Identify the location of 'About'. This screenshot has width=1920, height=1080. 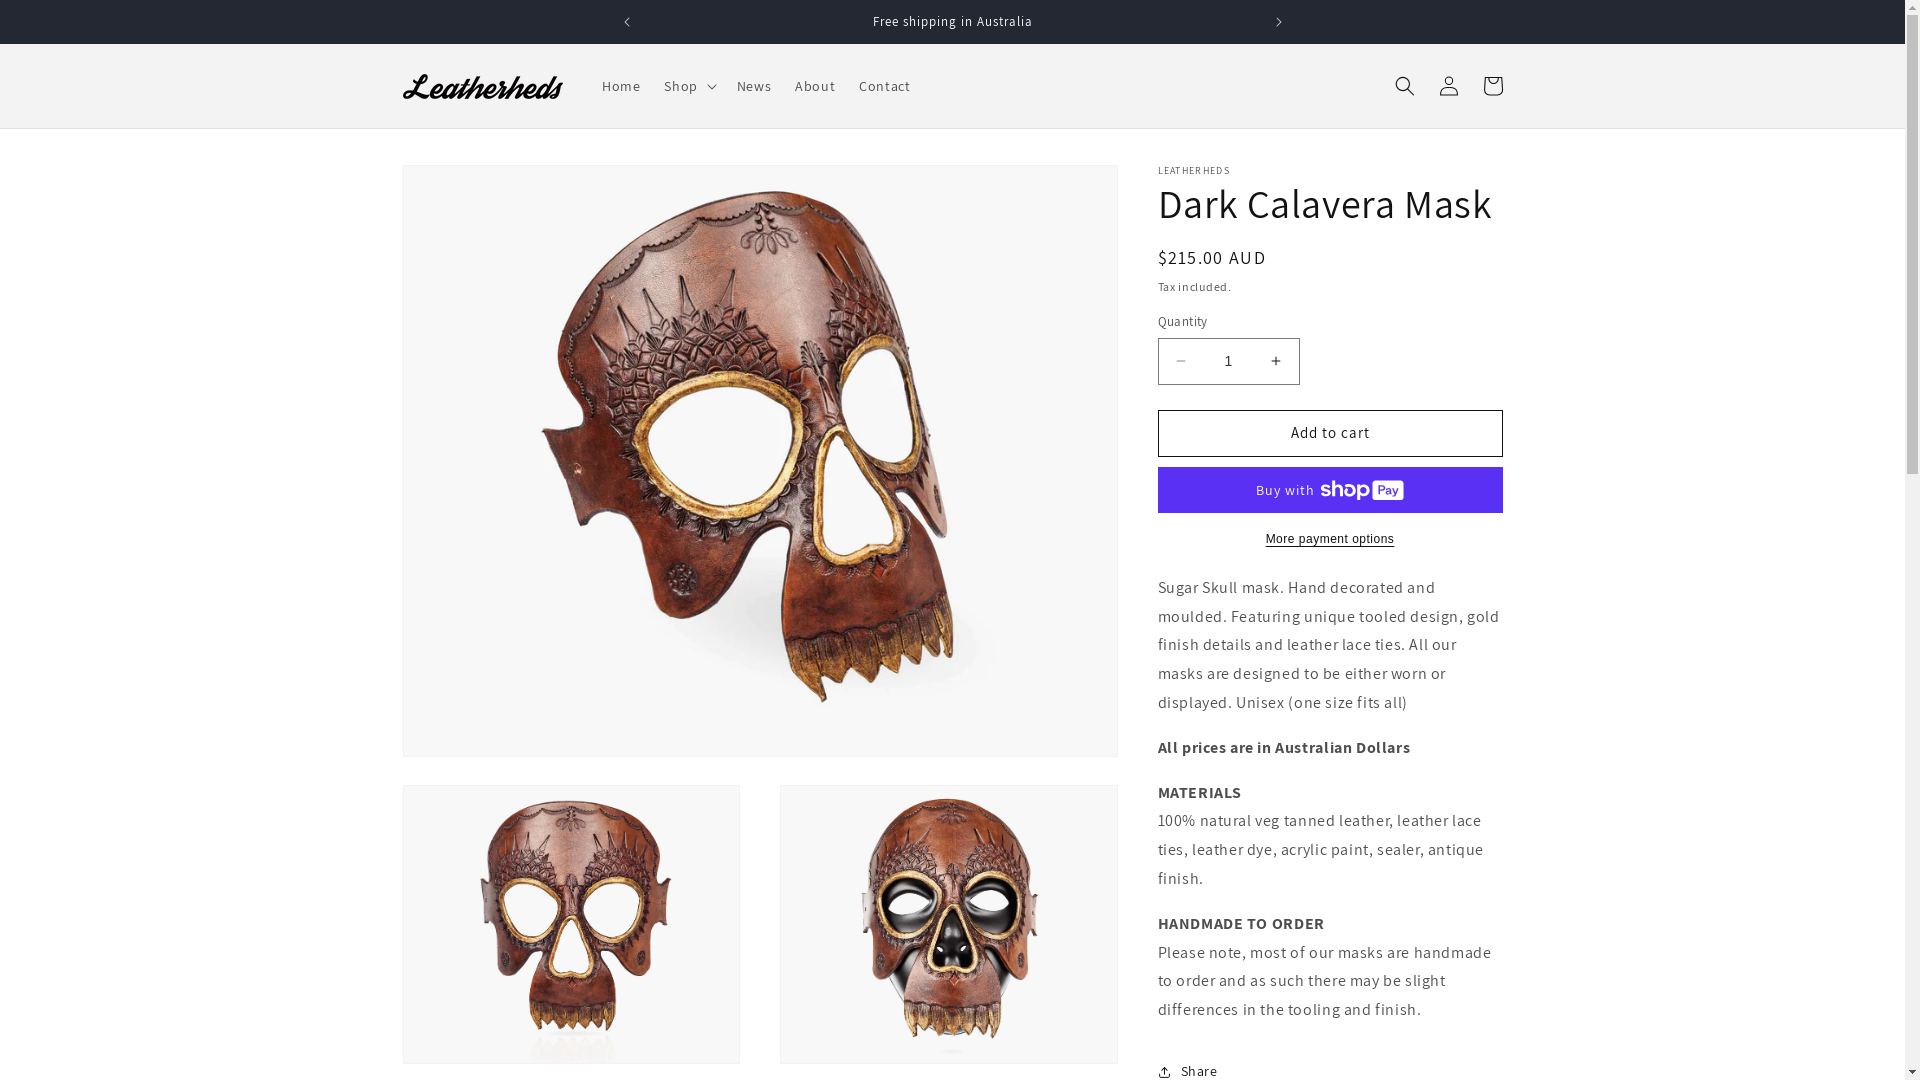
(815, 84).